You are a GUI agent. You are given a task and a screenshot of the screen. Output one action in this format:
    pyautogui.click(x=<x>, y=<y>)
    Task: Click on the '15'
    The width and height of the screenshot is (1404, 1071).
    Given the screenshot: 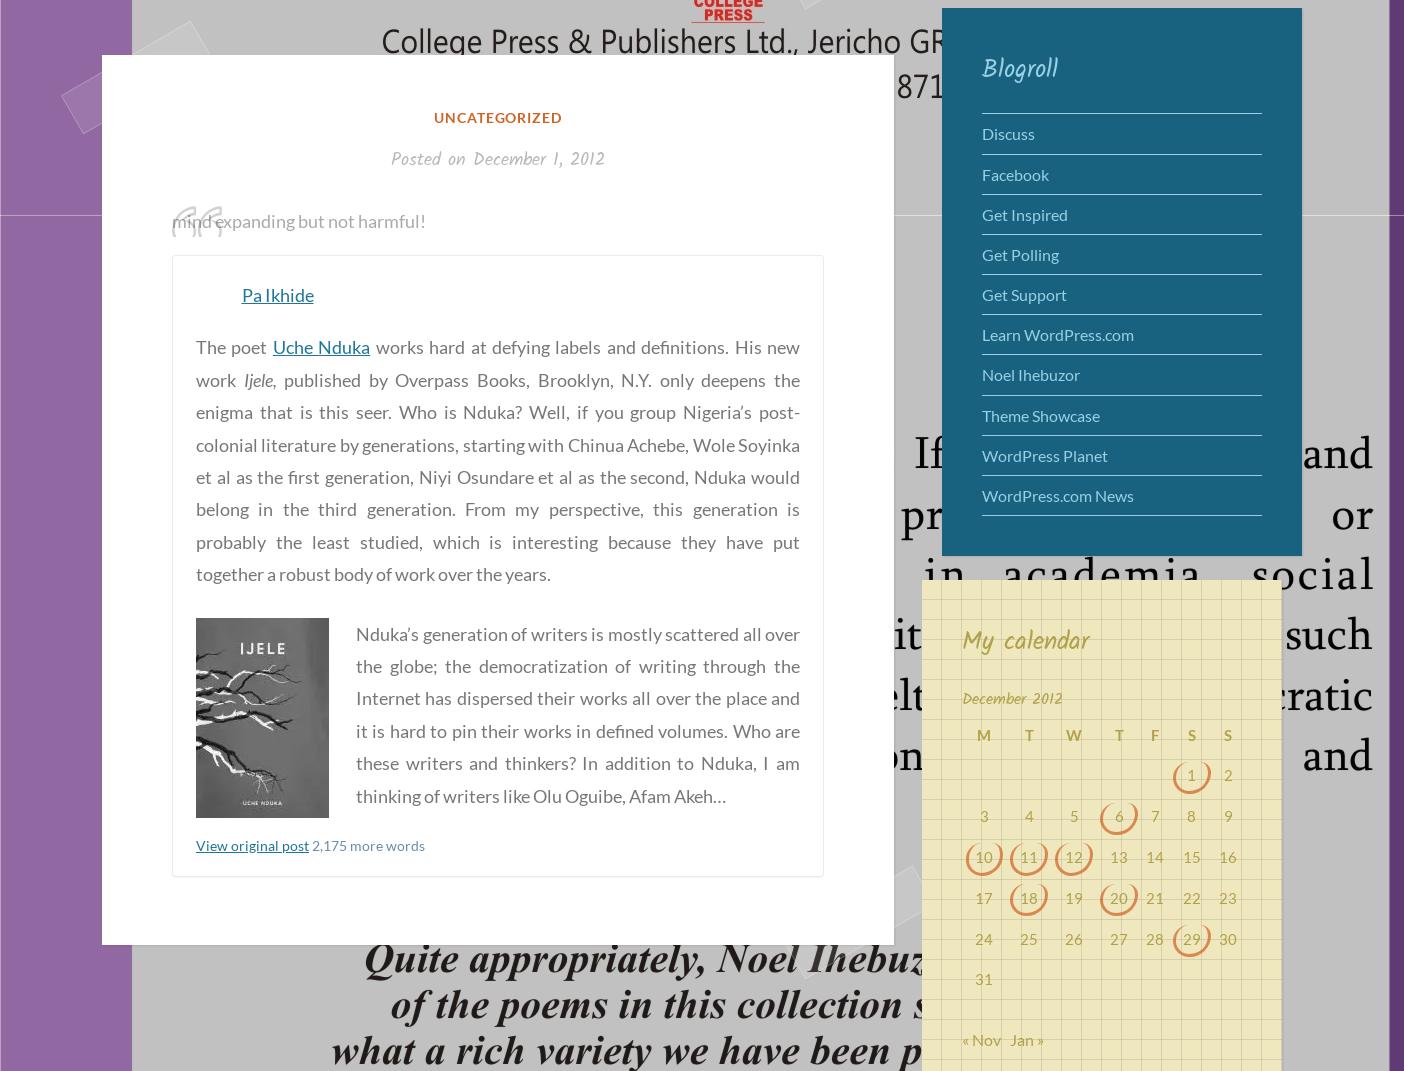 What is the action you would take?
    pyautogui.click(x=1181, y=856)
    